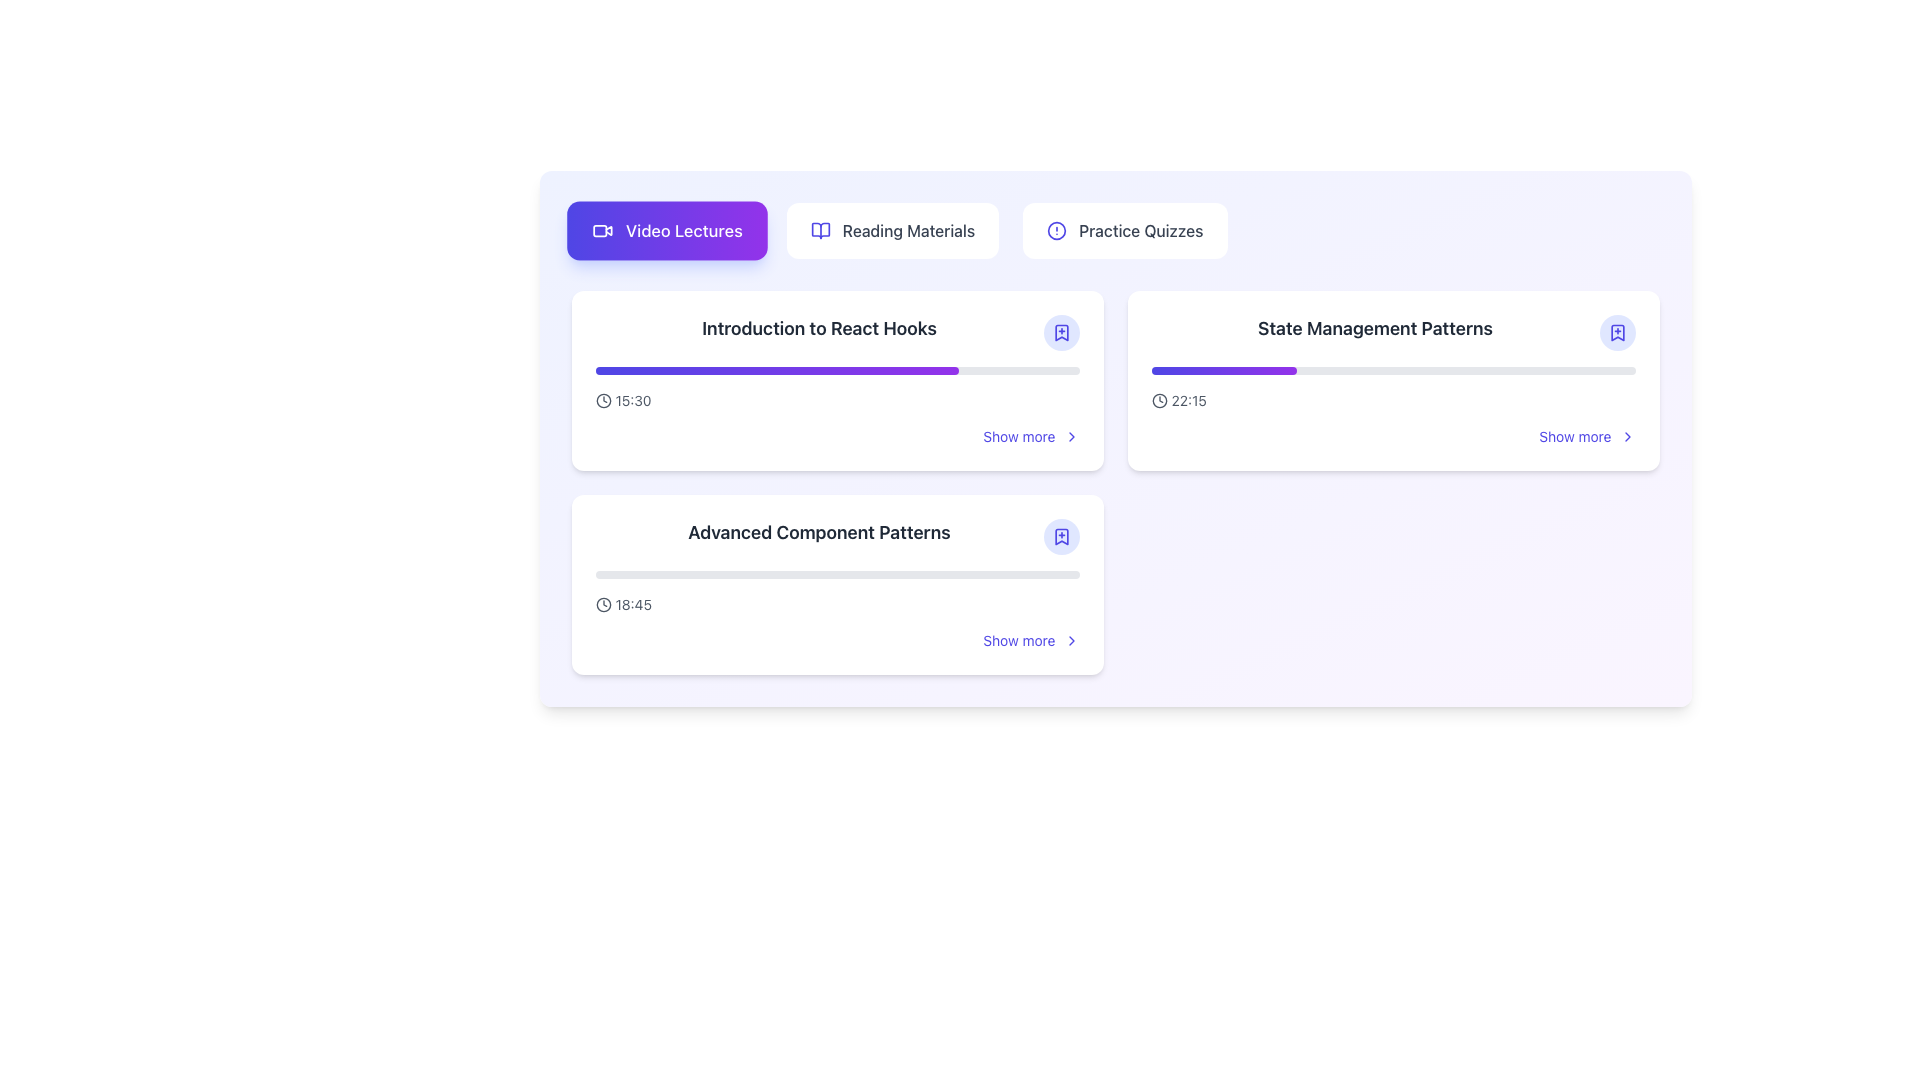 The image size is (1920, 1080). I want to click on the right-pointing chevron icon located to the right of the 'Show more' link text beneath the 'State Management Patterns' title, so click(1627, 435).